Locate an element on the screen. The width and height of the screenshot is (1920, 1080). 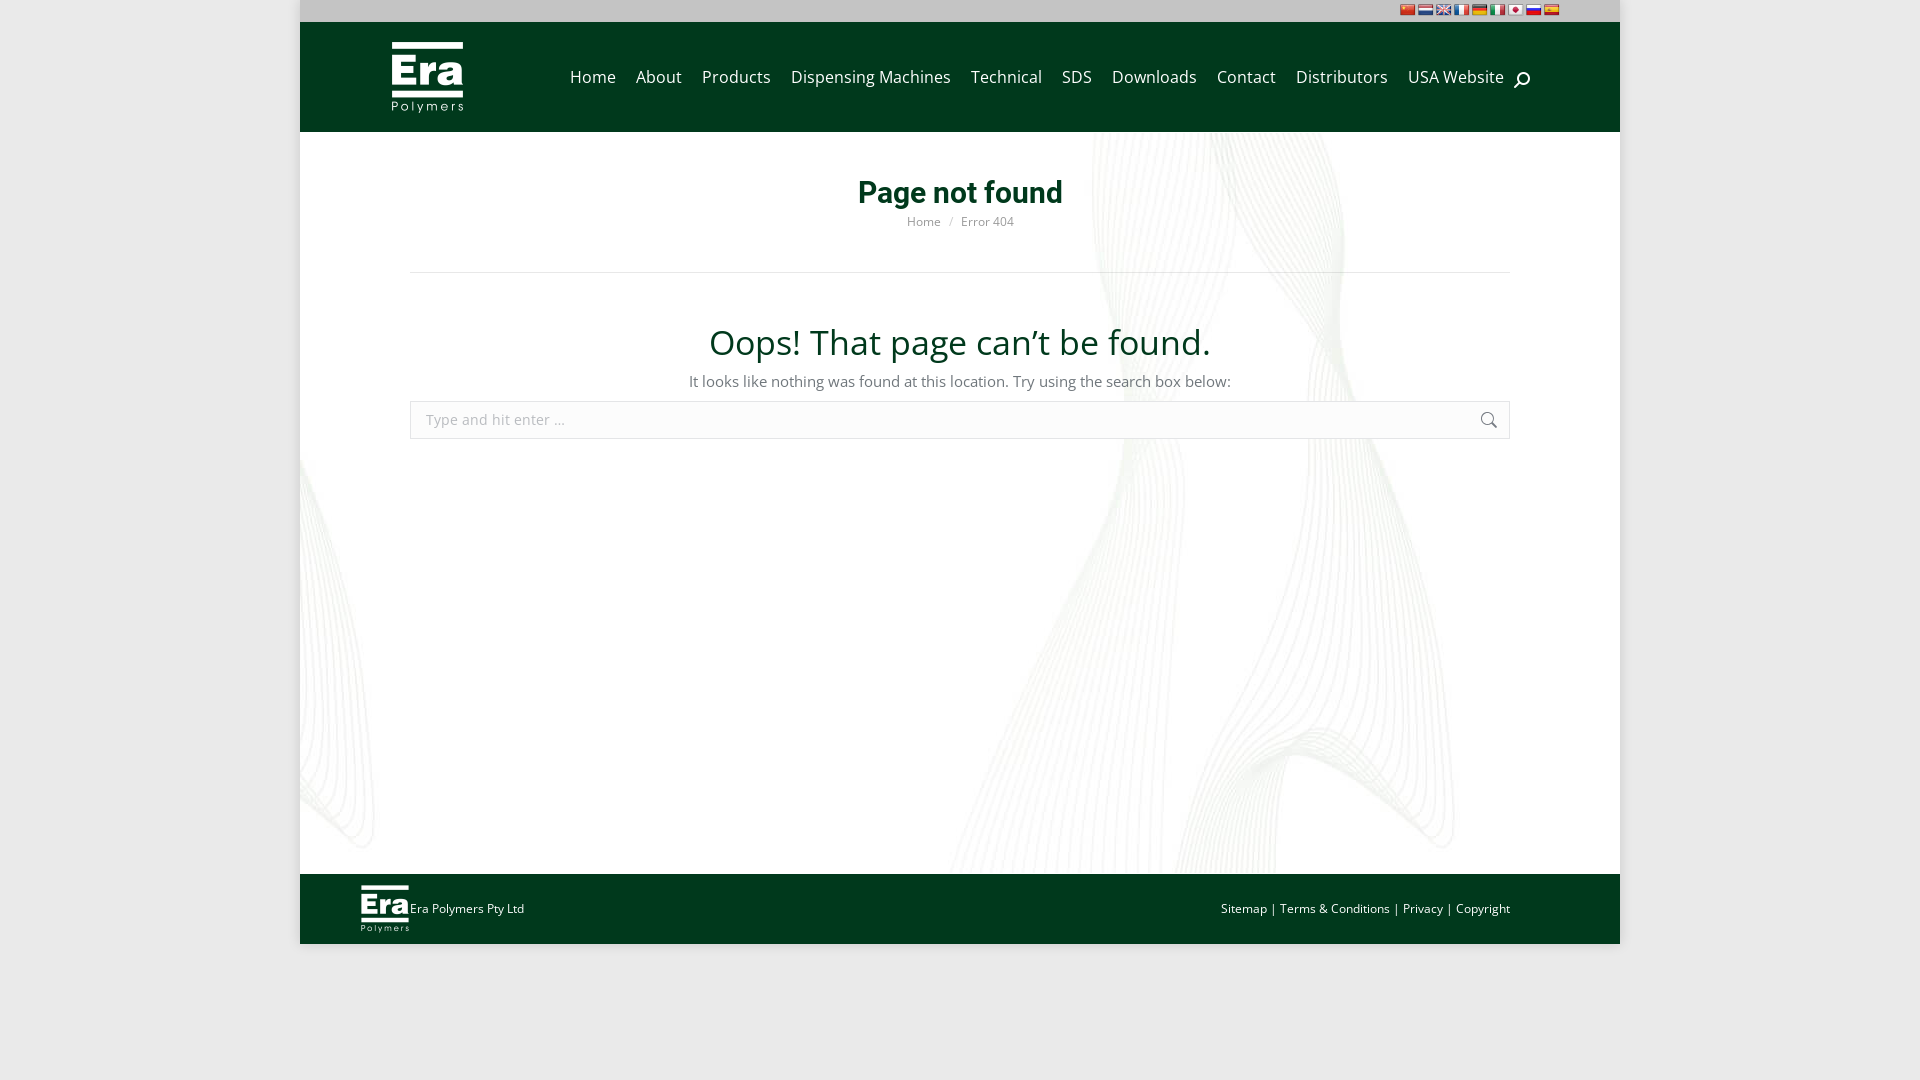
'Technical' is located at coordinates (1006, 76).